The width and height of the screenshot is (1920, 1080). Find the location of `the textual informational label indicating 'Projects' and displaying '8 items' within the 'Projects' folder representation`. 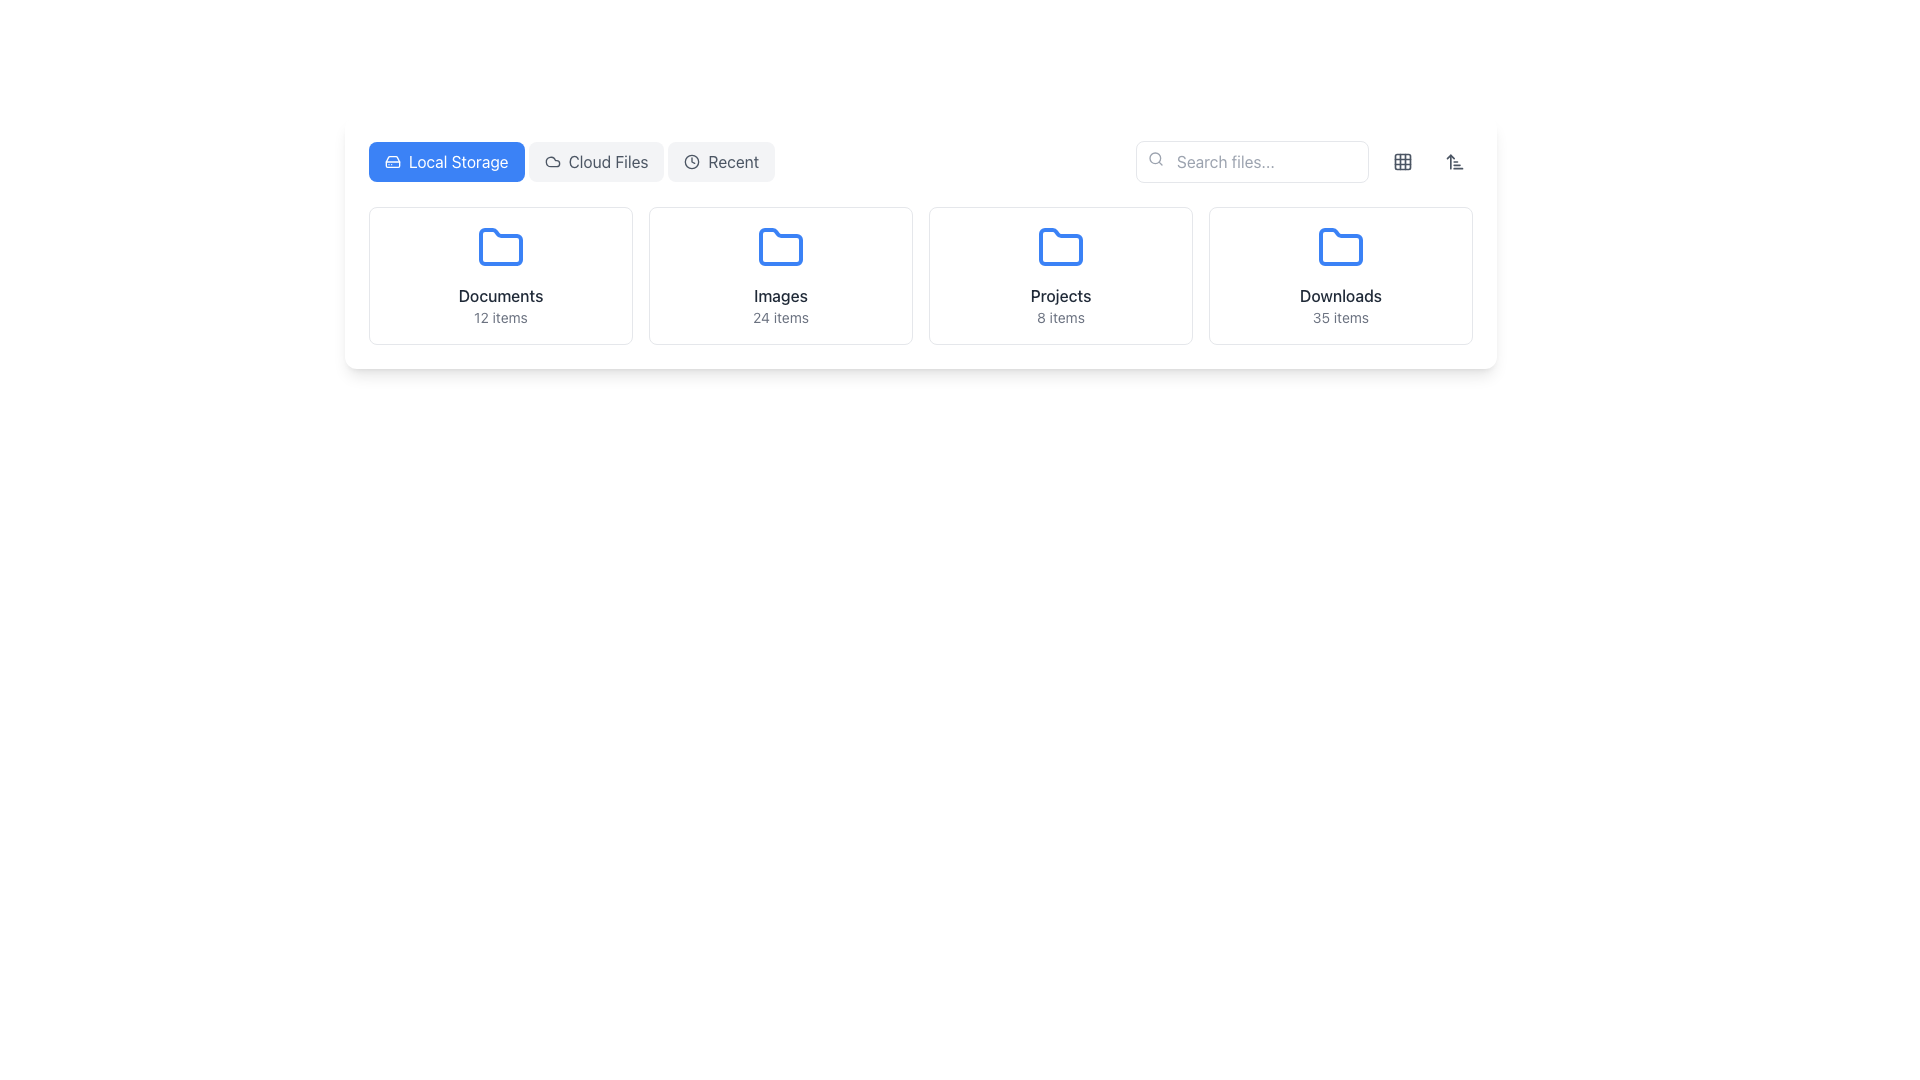

the textual informational label indicating 'Projects' and displaying '8 items' within the 'Projects' folder representation is located at coordinates (1059, 305).